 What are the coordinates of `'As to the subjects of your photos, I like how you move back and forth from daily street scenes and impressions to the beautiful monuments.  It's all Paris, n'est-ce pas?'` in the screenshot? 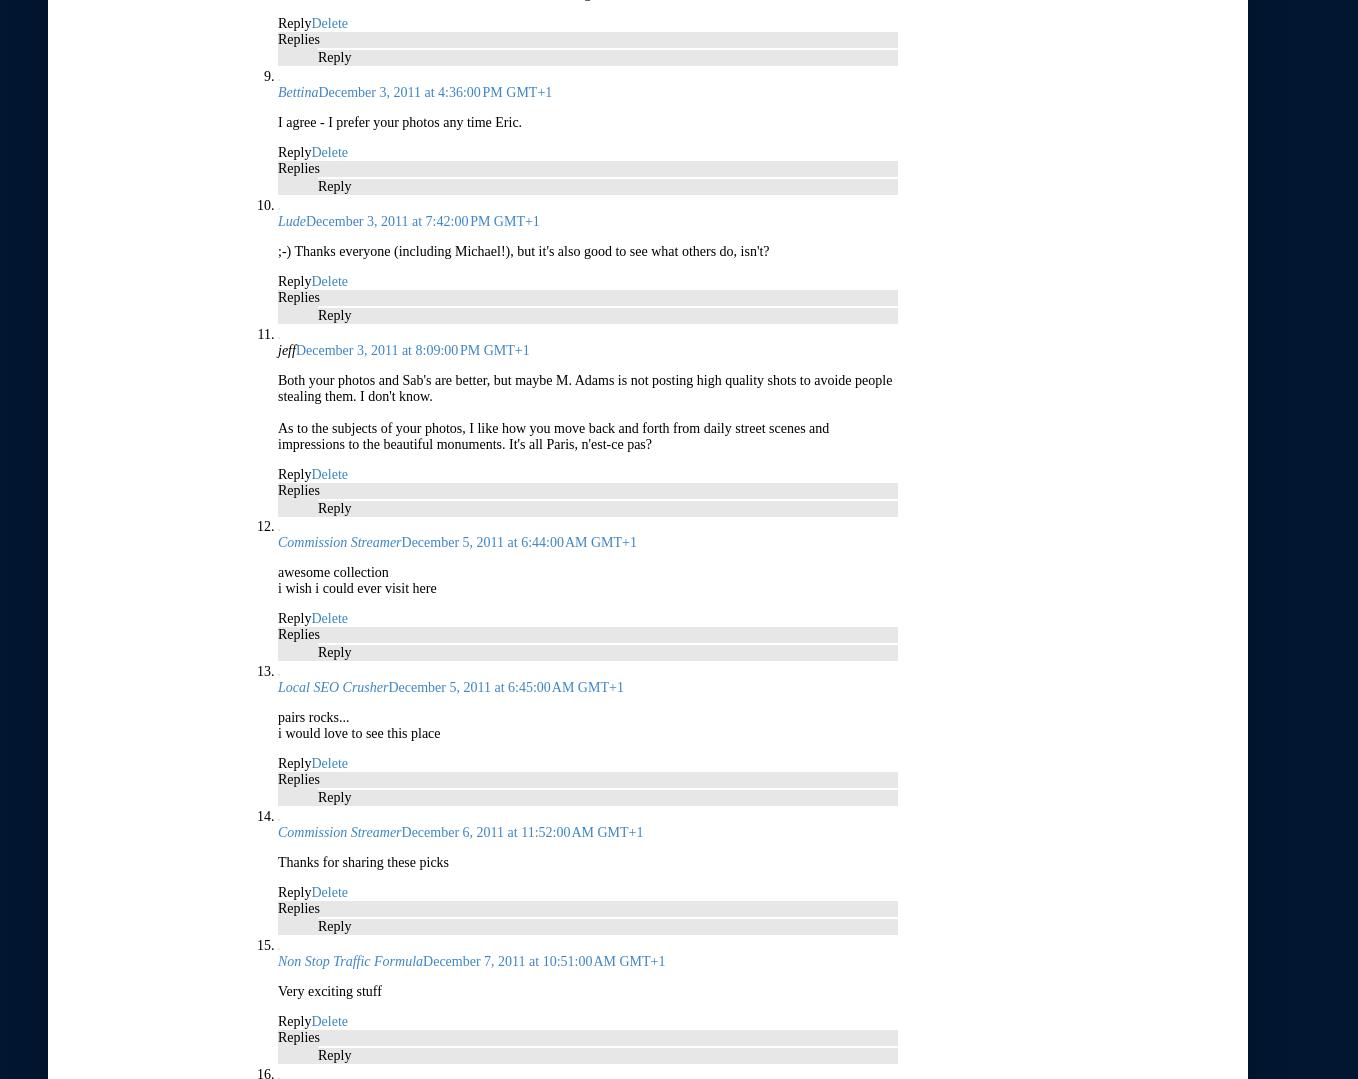 It's located at (277, 435).